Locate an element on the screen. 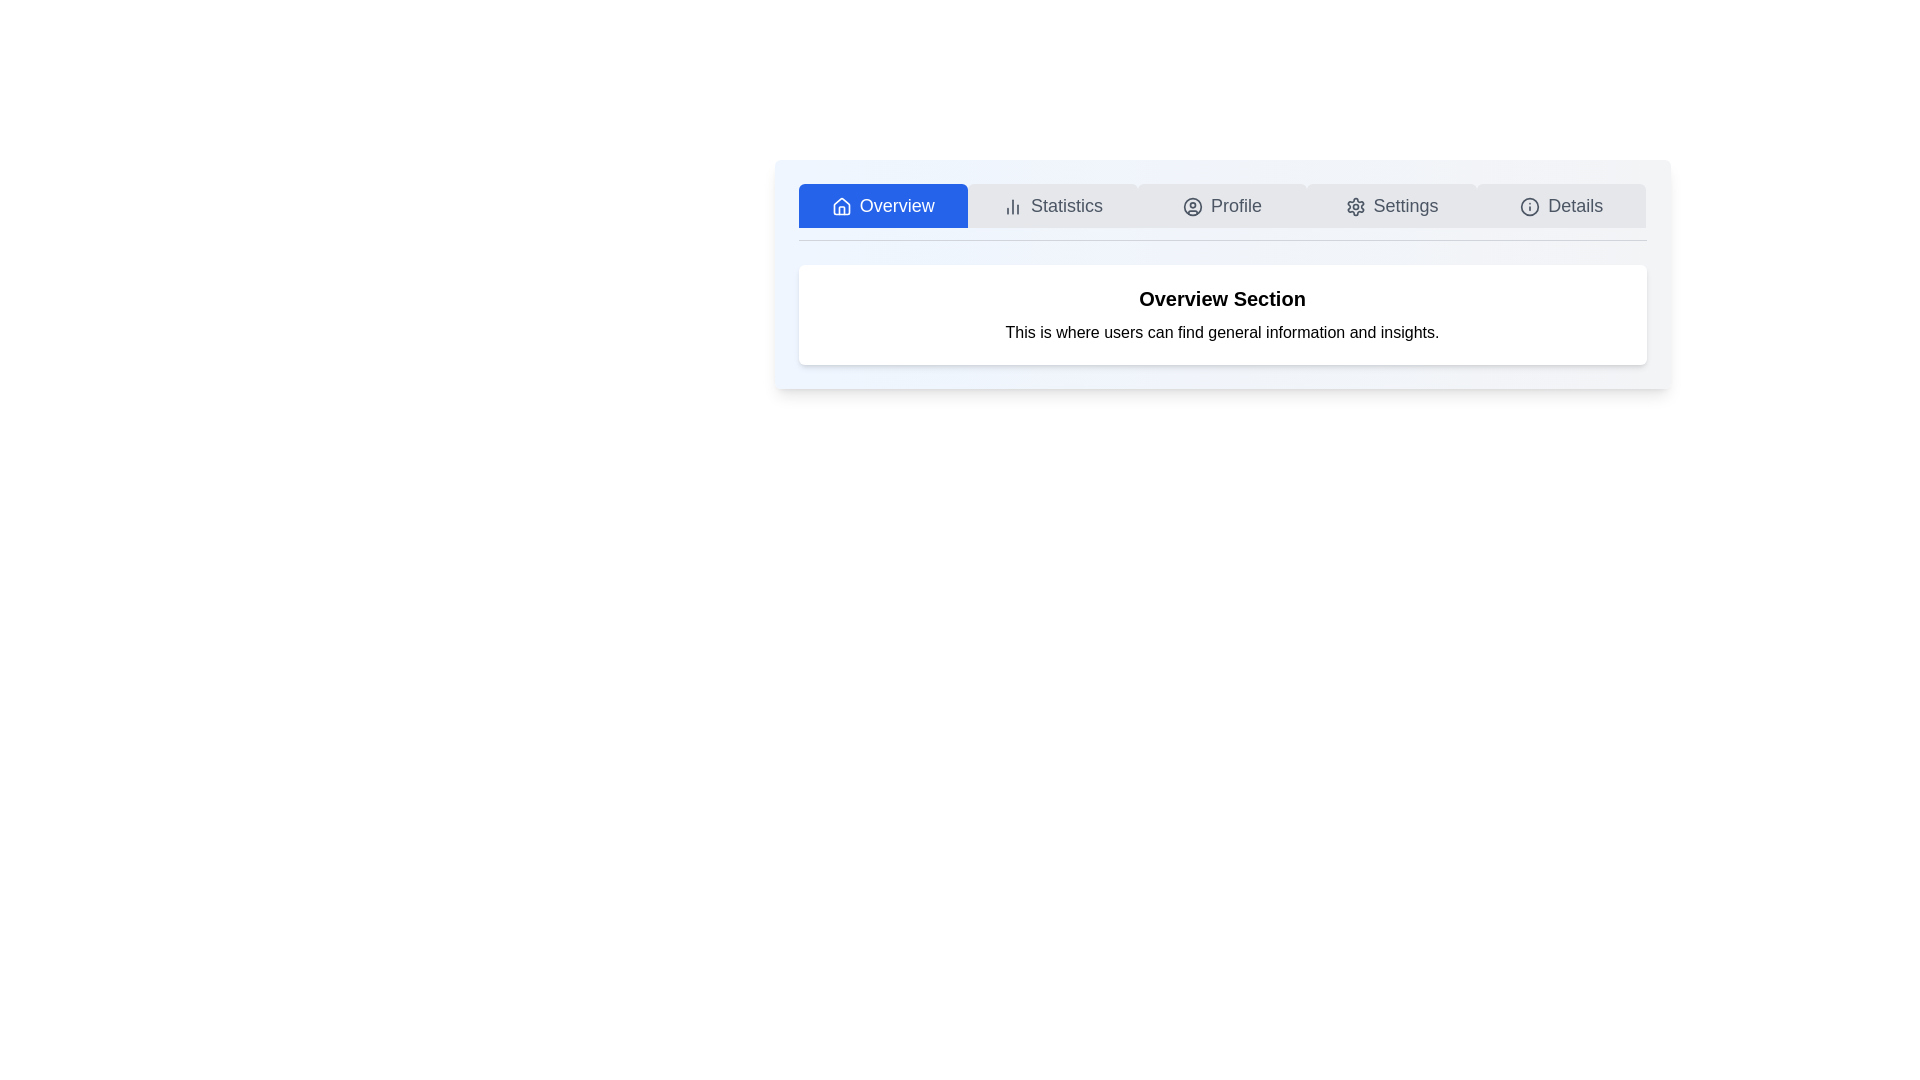 The width and height of the screenshot is (1920, 1080). the 'Profile' tab in the tab bar to observe potential visual responses is located at coordinates (1221, 205).